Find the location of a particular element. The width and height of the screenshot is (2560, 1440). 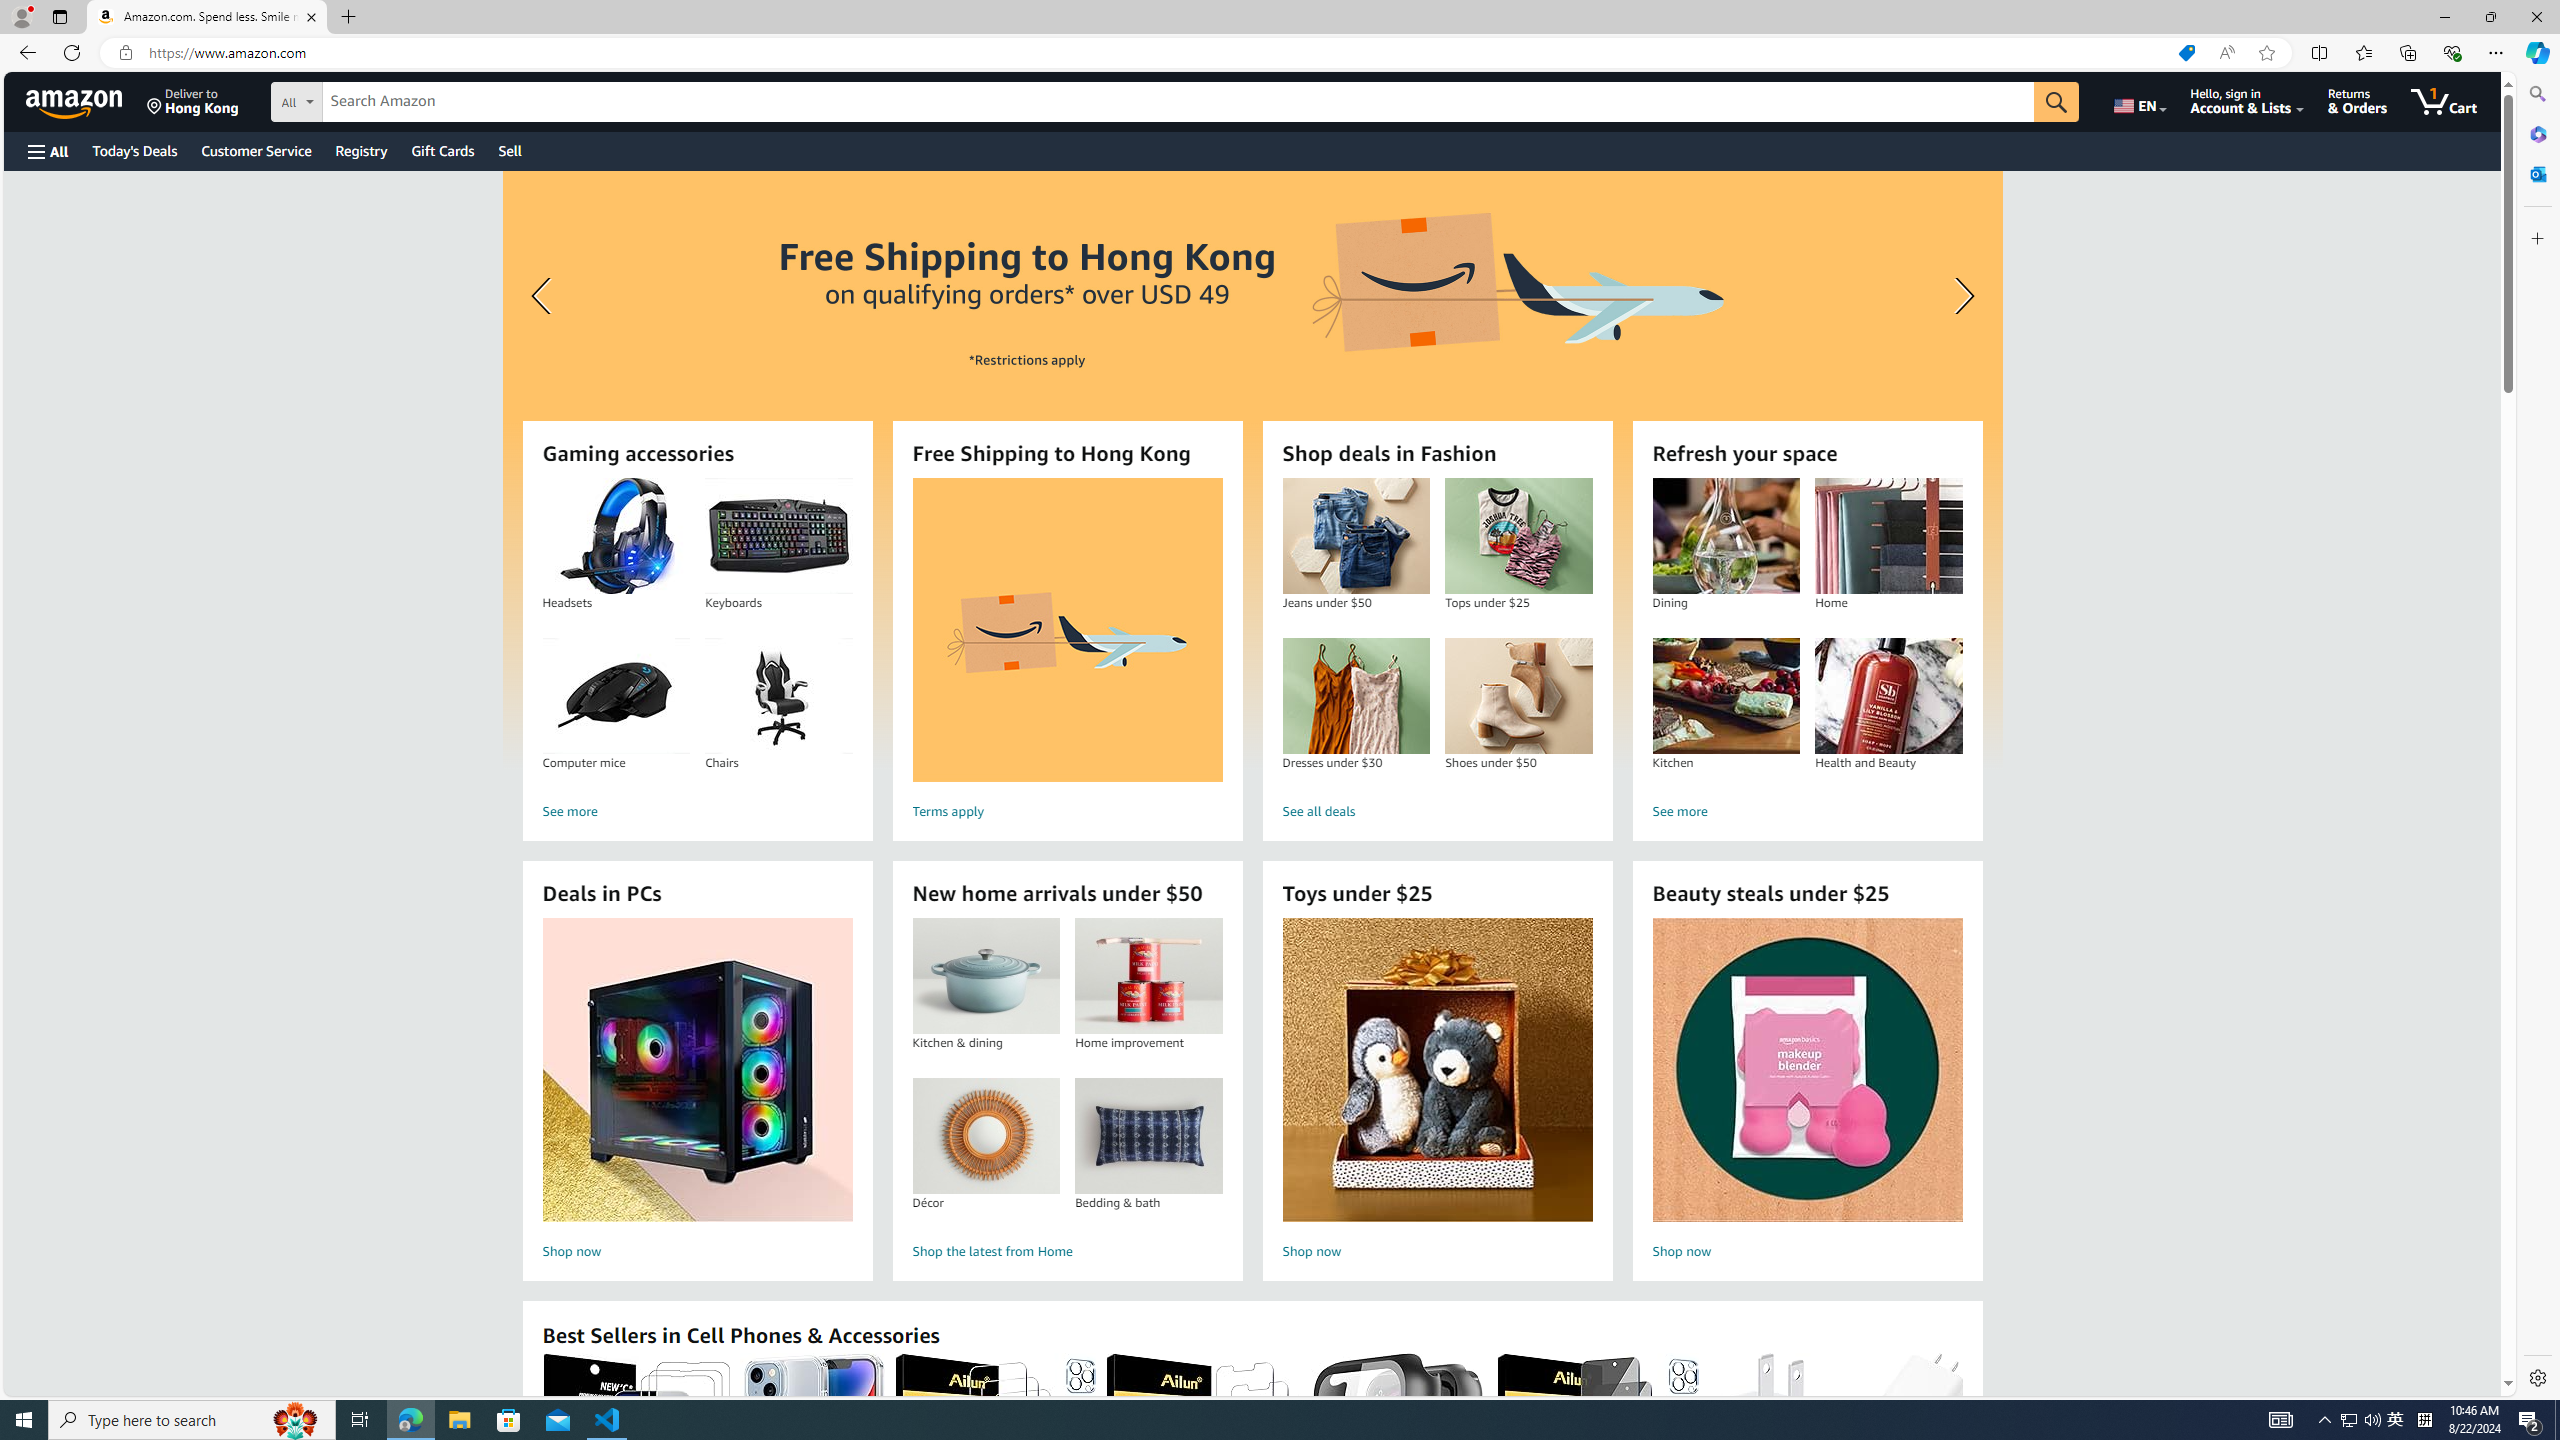

'Shop the latest from Home' is located at coordinates (1067, 1252).